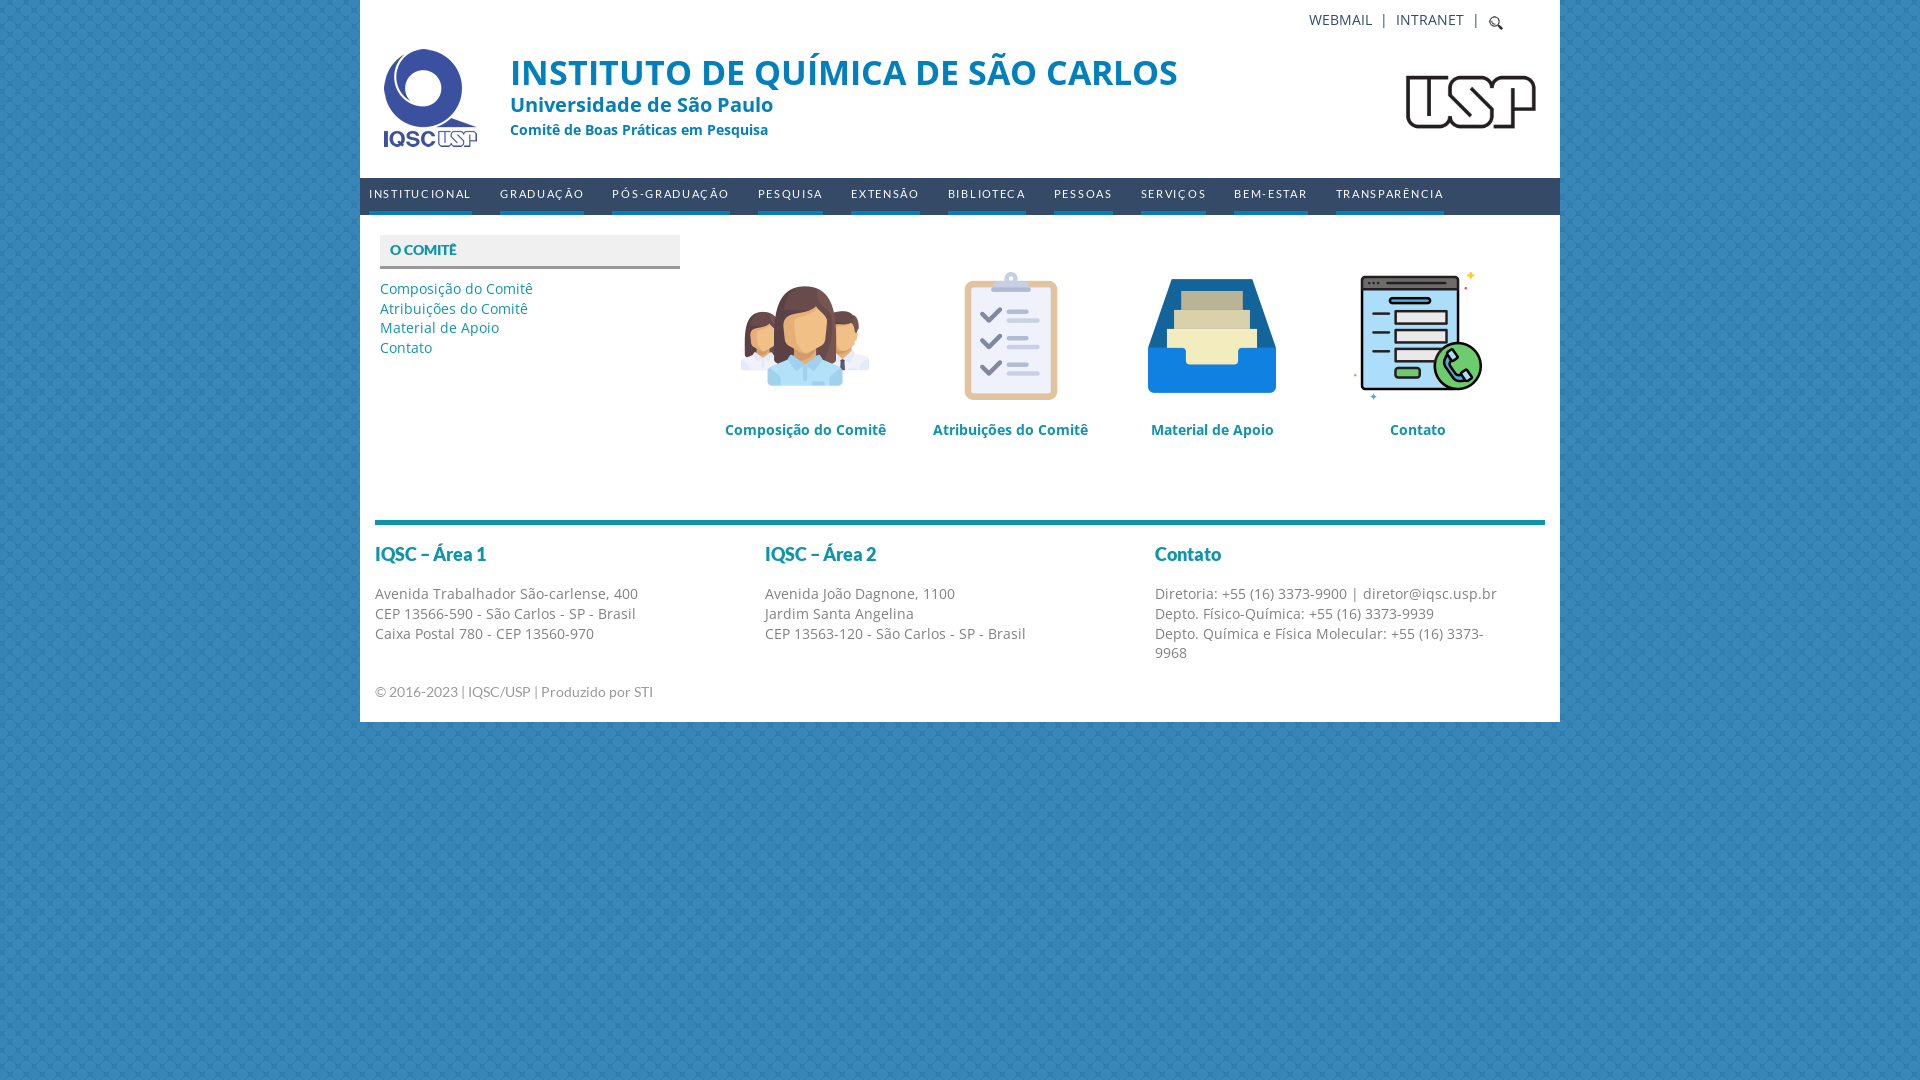 The width and height of the screenshot is (1920, 1080). What do you see at coordinates (1269, 196) in the screenshot?
I see `'BEM-ESTAR'` at bounding box center [1269, 196].